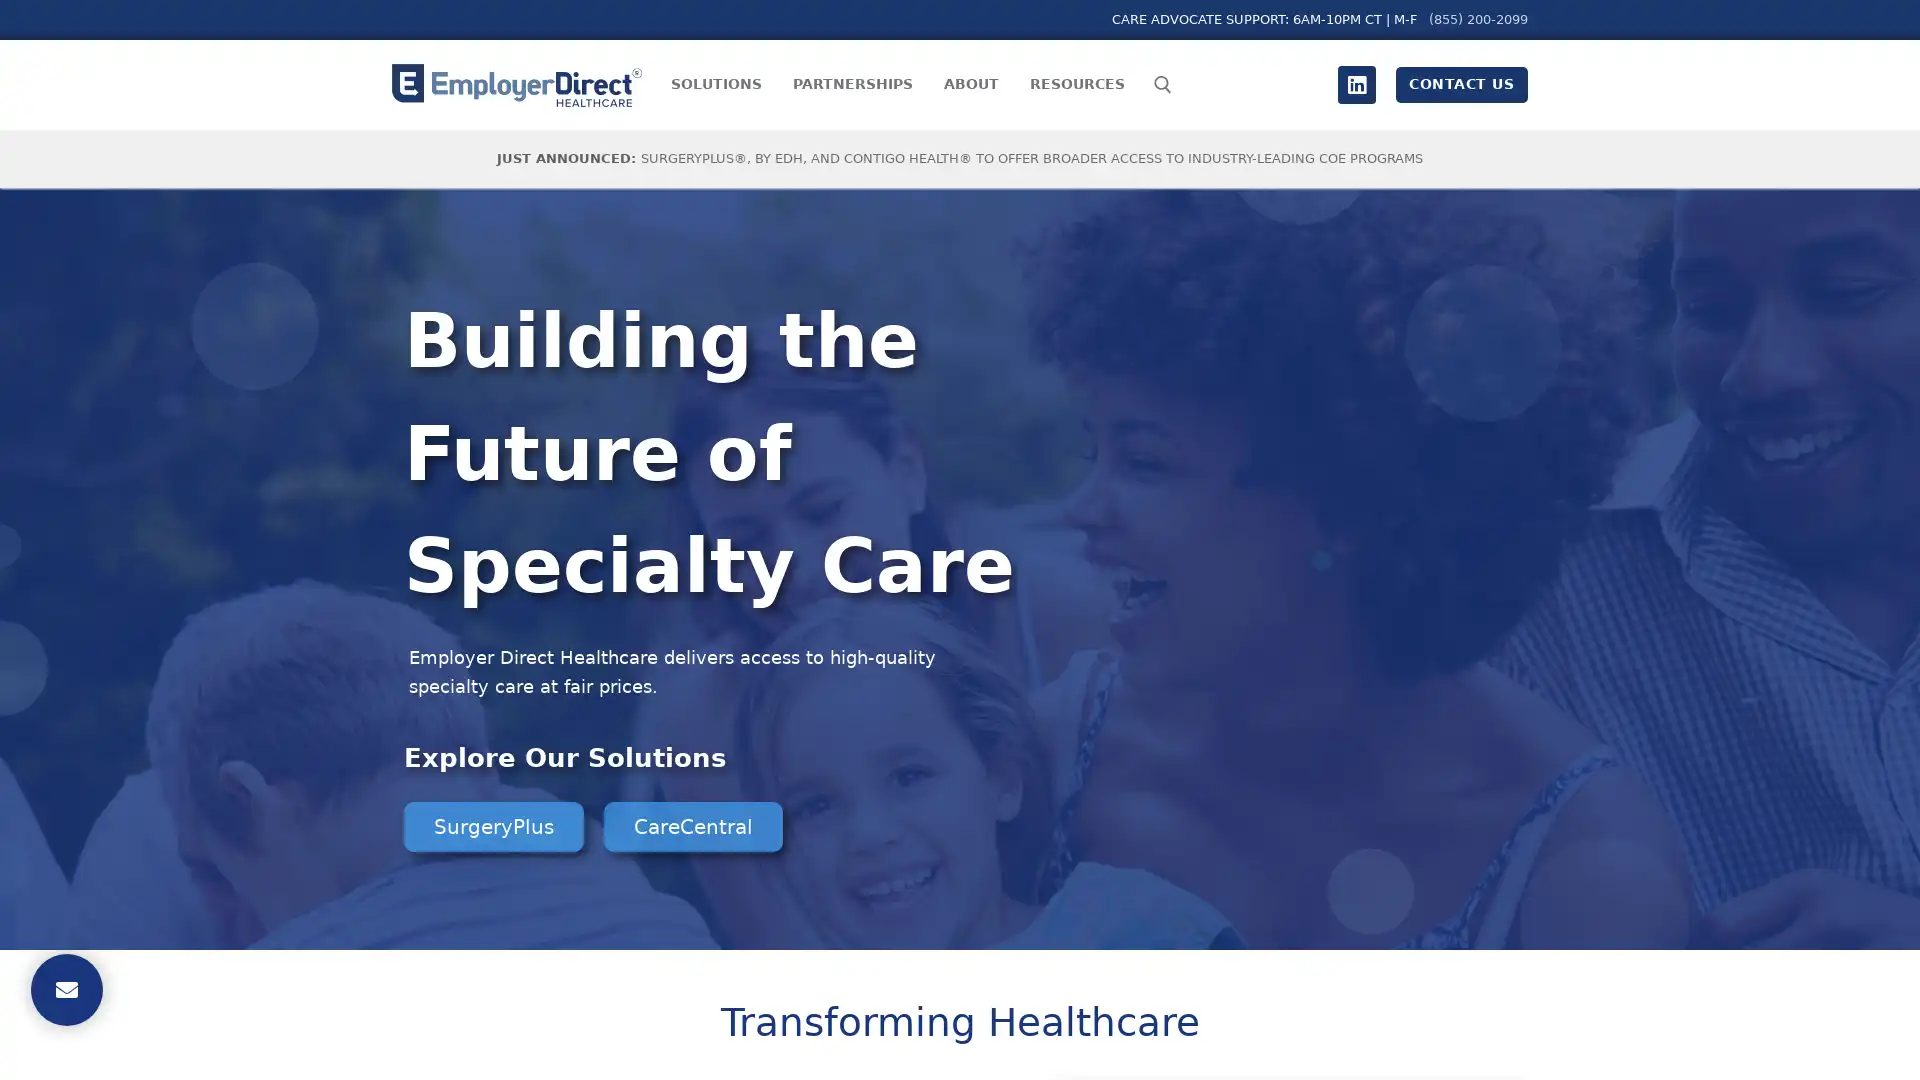 The image size is (1920, 1080). Describe the element at coordinates (692, 826) in the screenshot. I see `CareCentral` at that location.